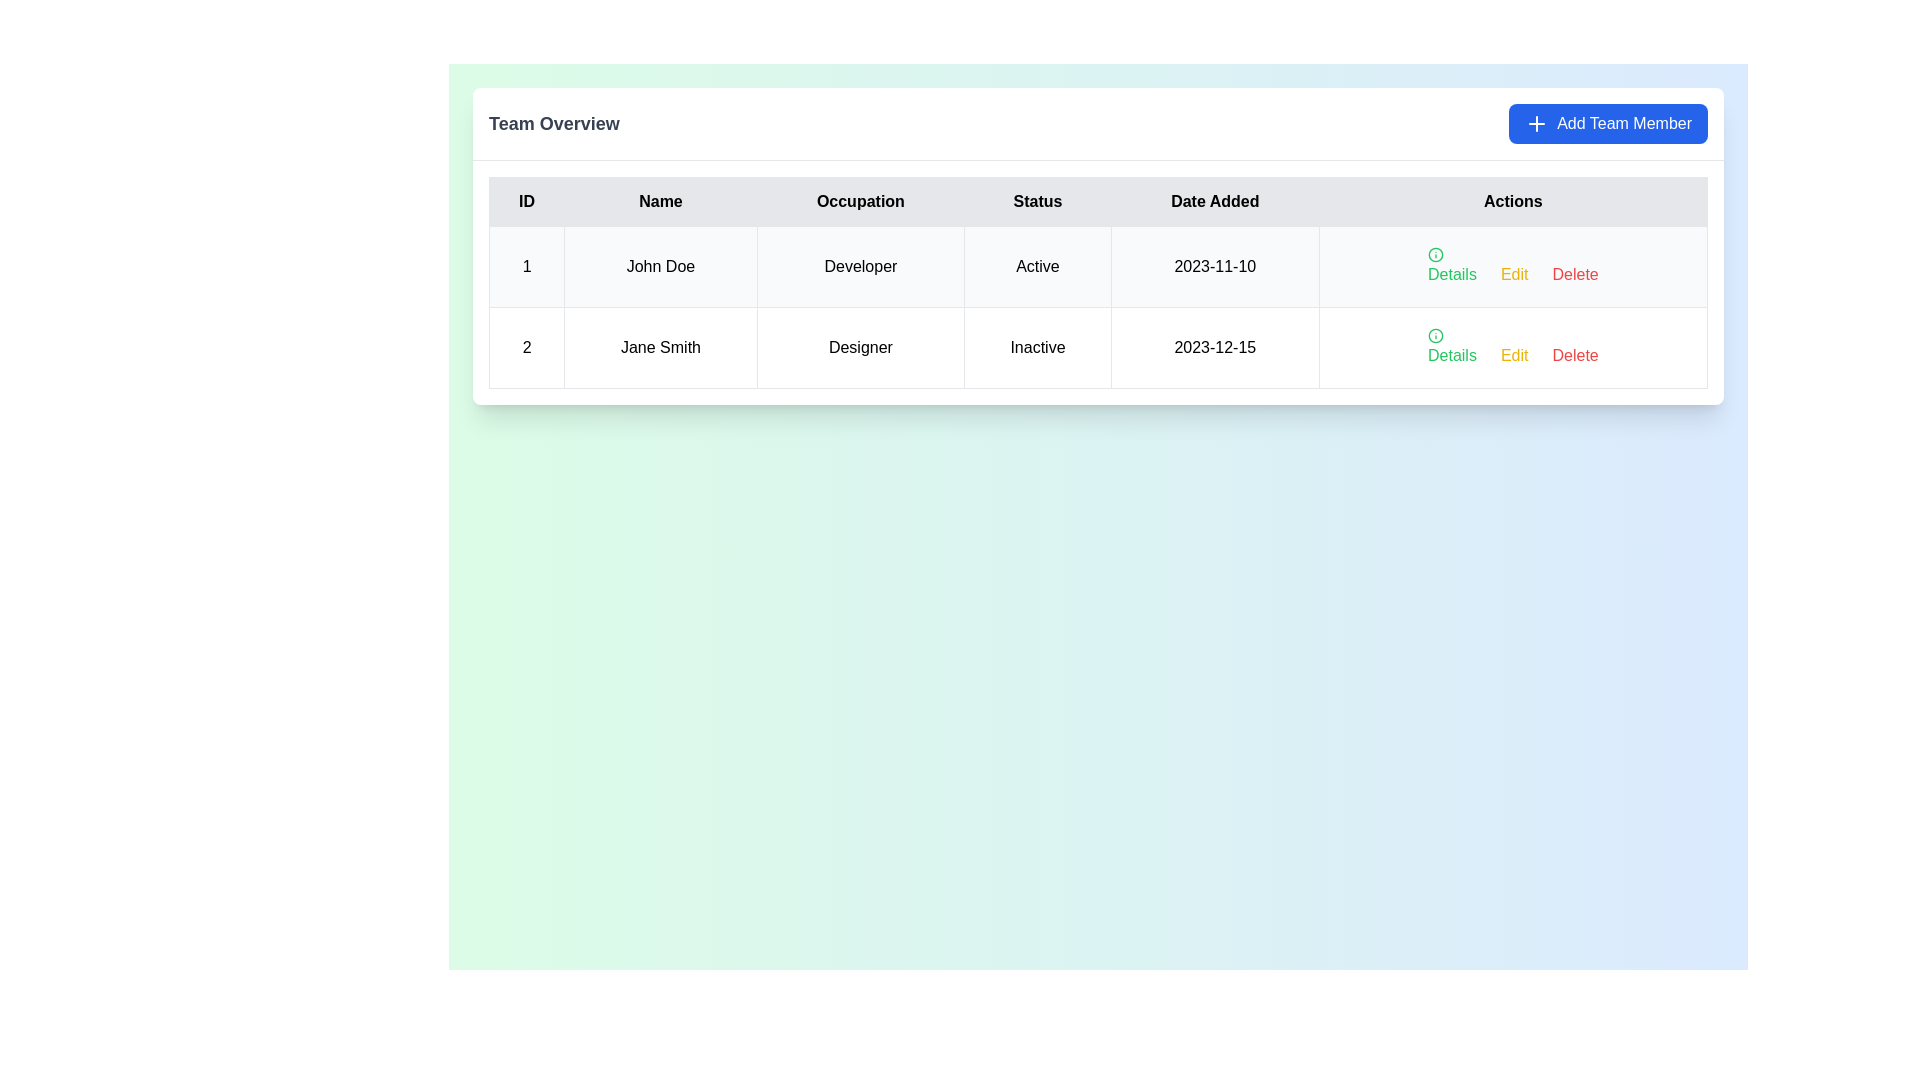 This screenshot has height=1080, width=1920. Describe the element at coordinates (1214, 346) in the screenshot. I see `the read-only Text label displaying the date '2023-12-15' associated with the entry for 'Jane Smith' in the second row of the table's 'Date Added' column` at that location.